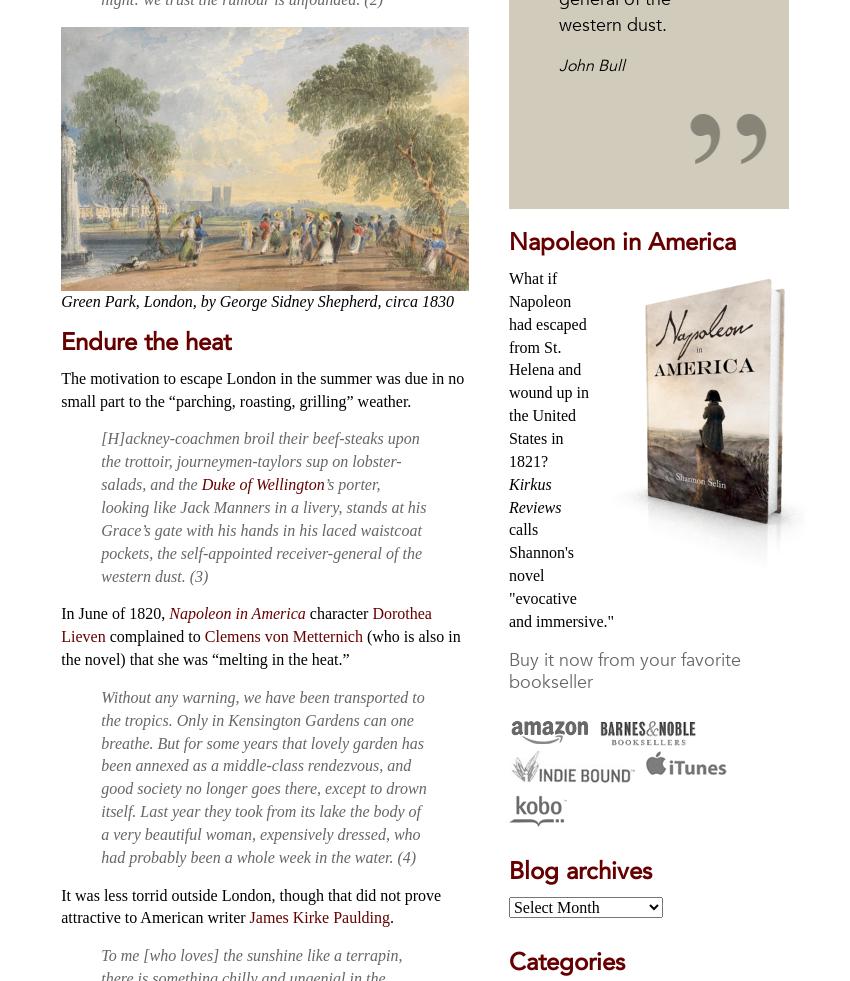 Image resolution: width=850 pixels, height=981 pixels. What do you see at coordinates (566, 961) in the screenshot?
I see `'Categories'` at bounding box center [566, 961].